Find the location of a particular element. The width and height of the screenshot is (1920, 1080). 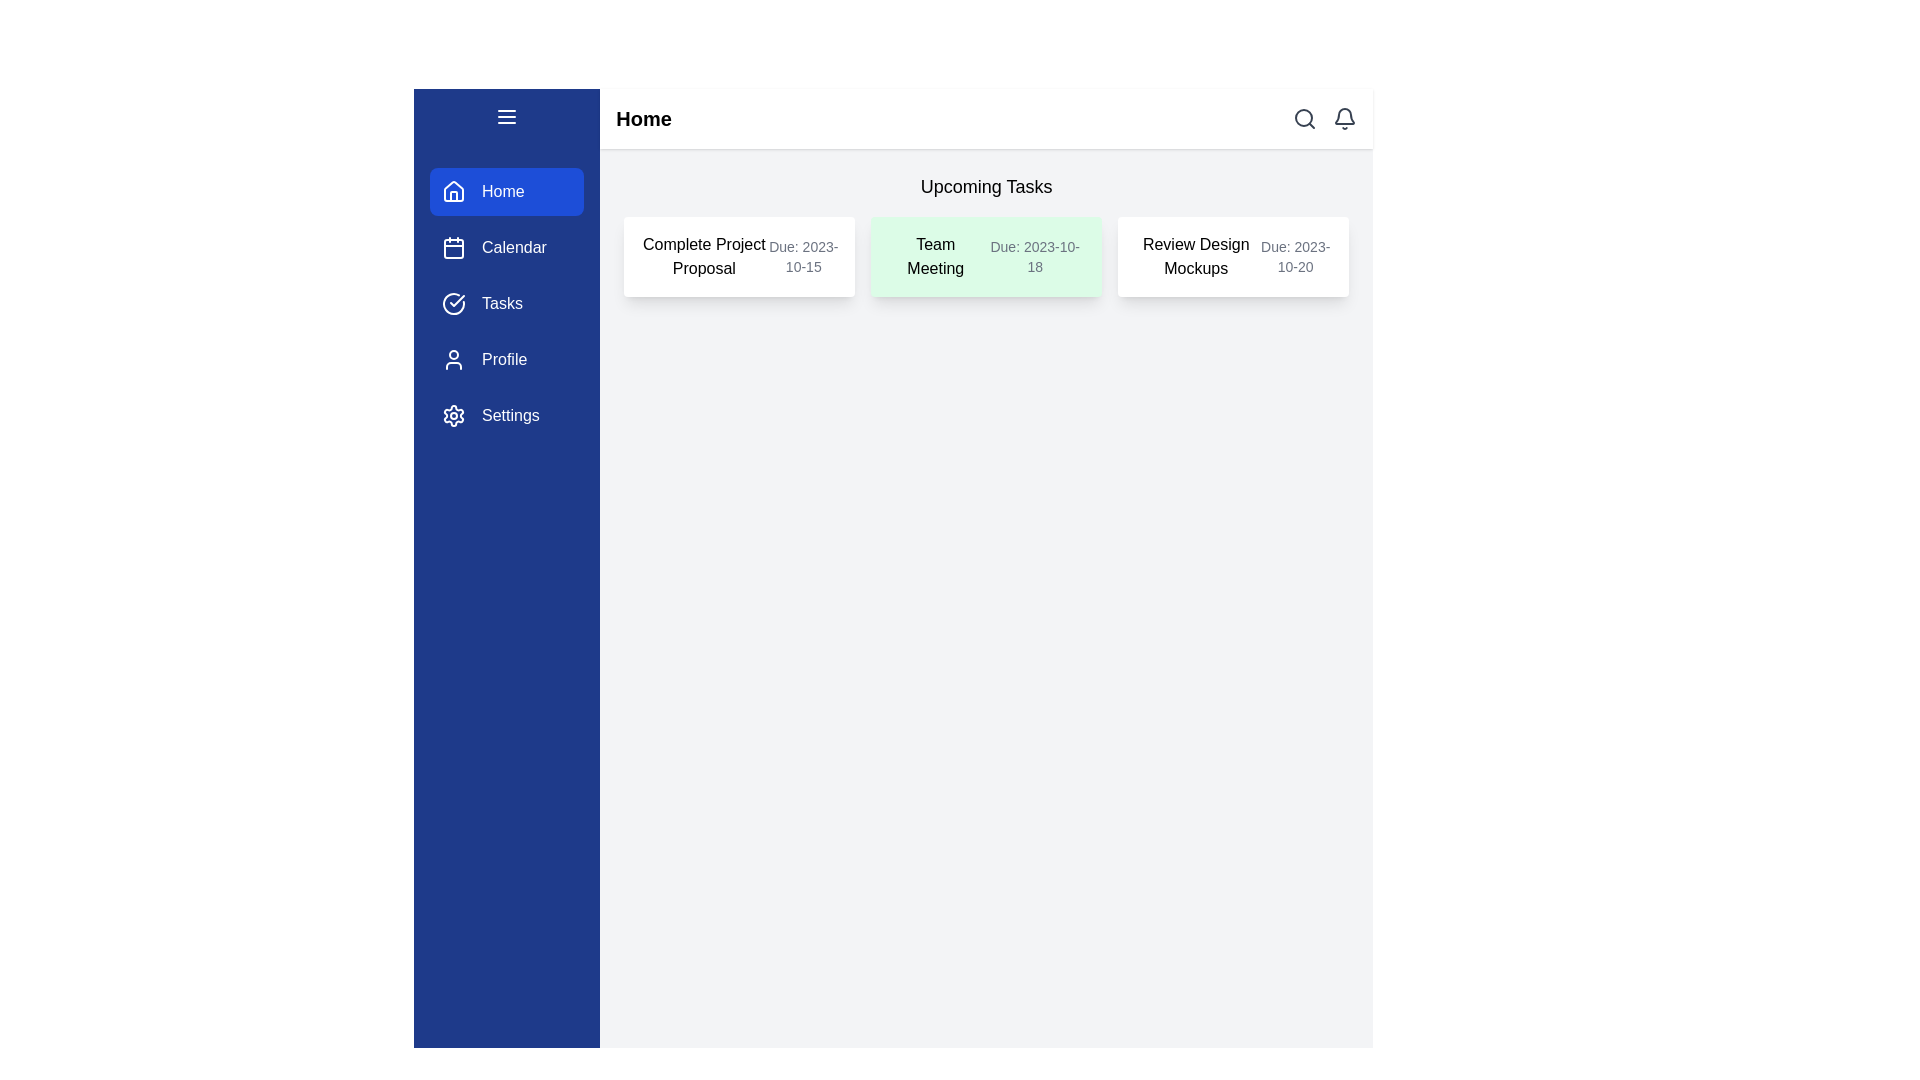

the static informational card displaying the task 'Complete Project Proposal' located at the top left of the grid layout is located at coordinates (738, 256).